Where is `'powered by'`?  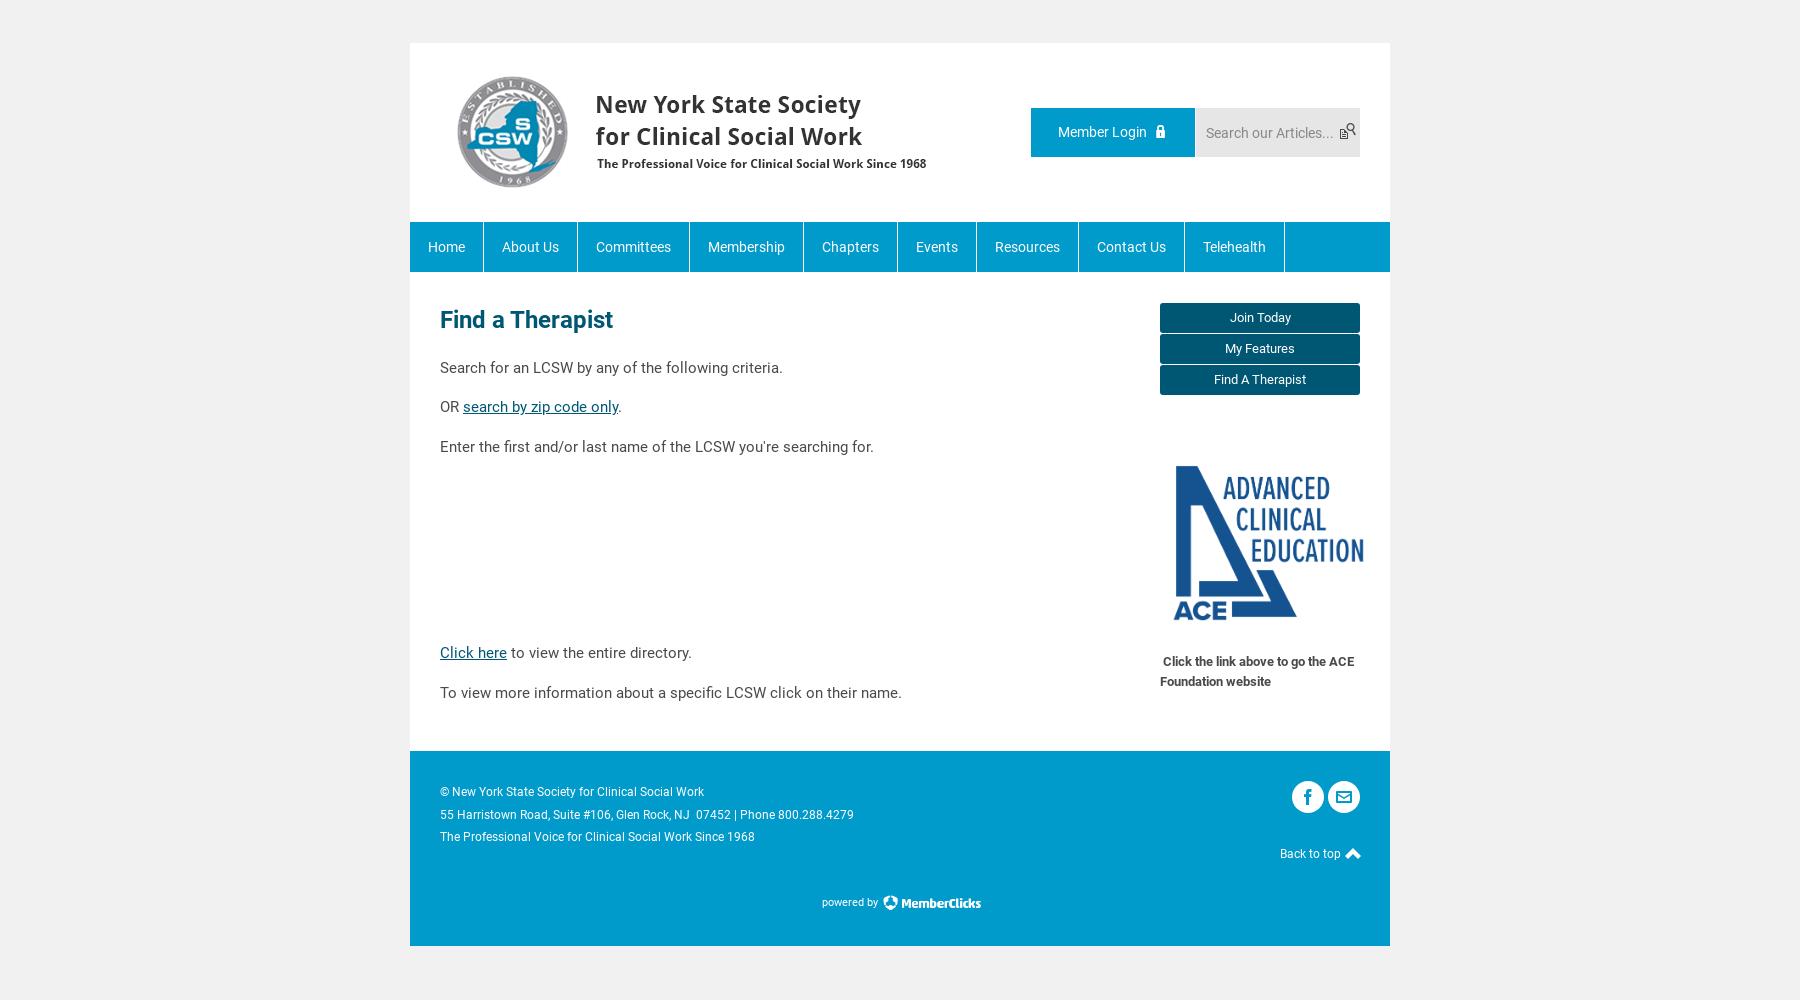
'powered by' is located at coordinates (850, 901).